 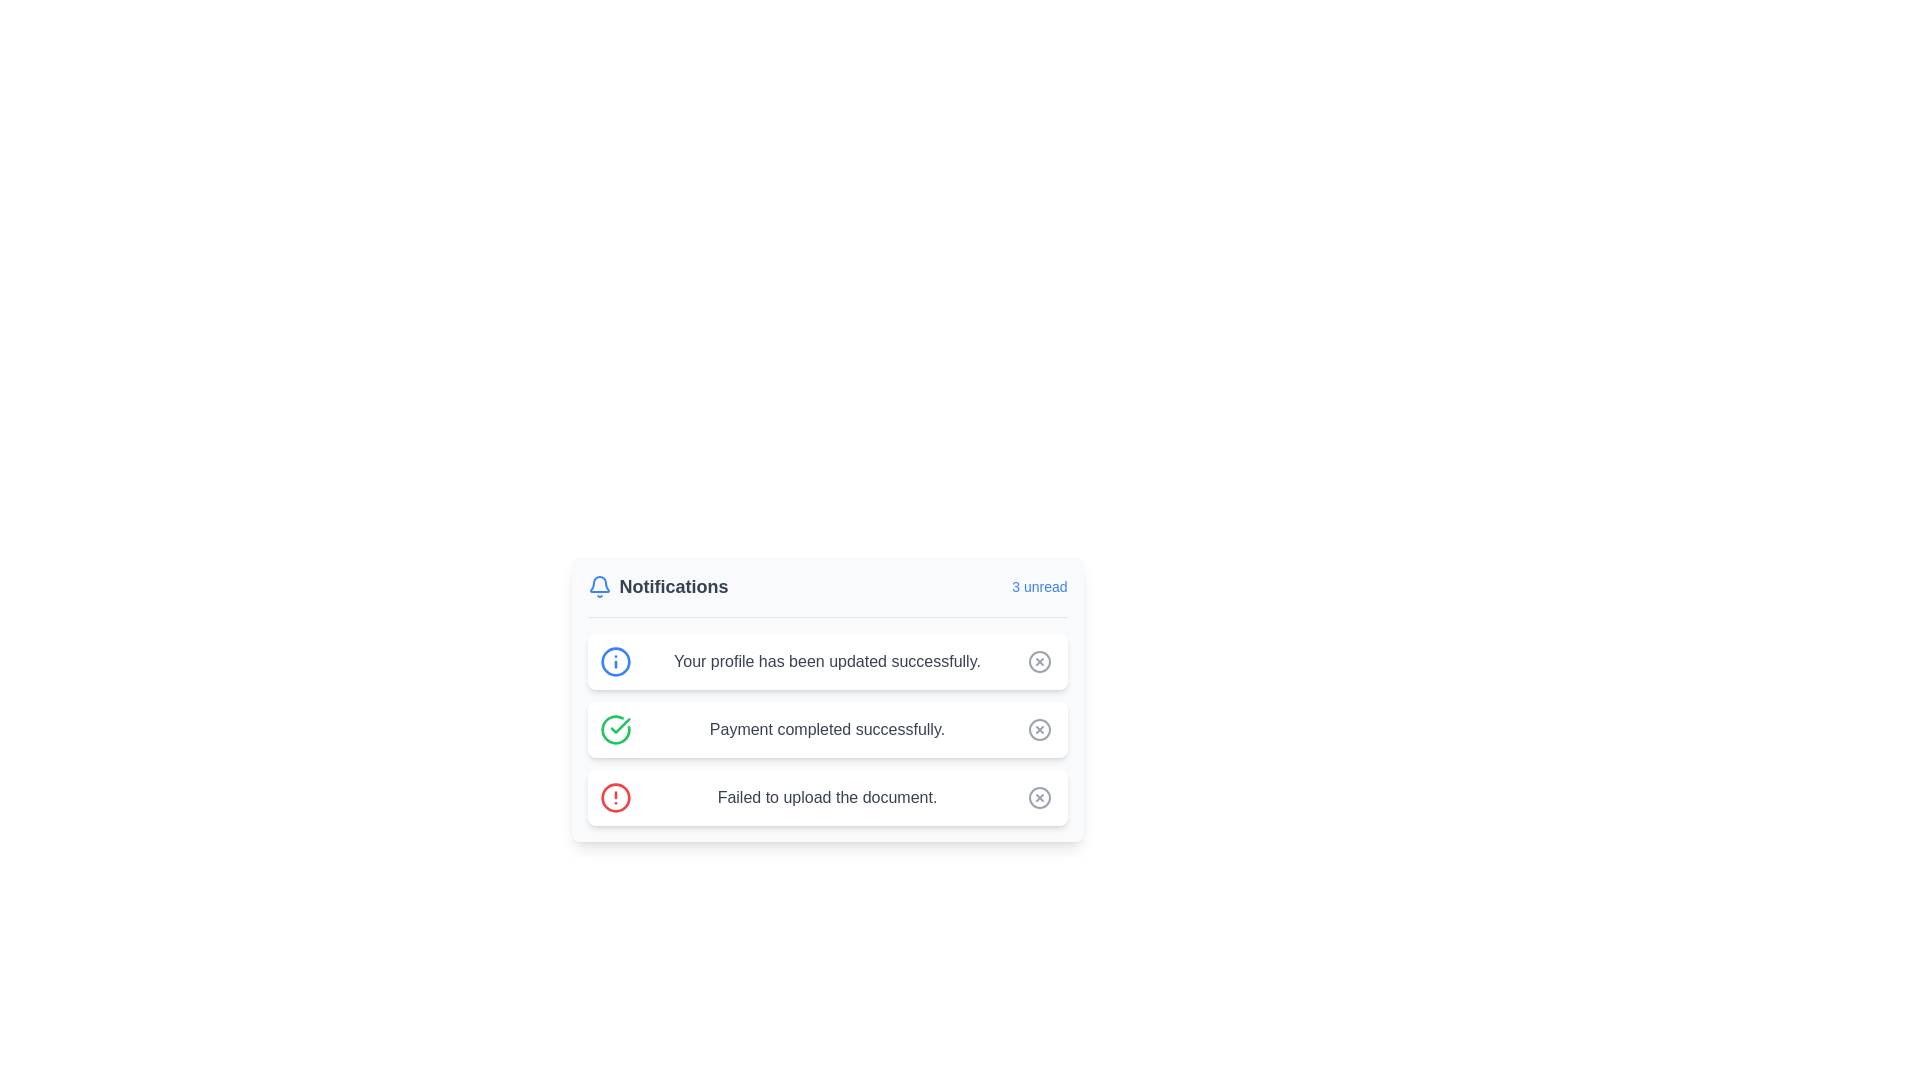 What do you see at coordinates (827, 662) in the screenshot?
I see `message from the Notification box, which is the first entry in the vertical list of notifications below the 'Notifications' heading` at bounding box center [827, 662].